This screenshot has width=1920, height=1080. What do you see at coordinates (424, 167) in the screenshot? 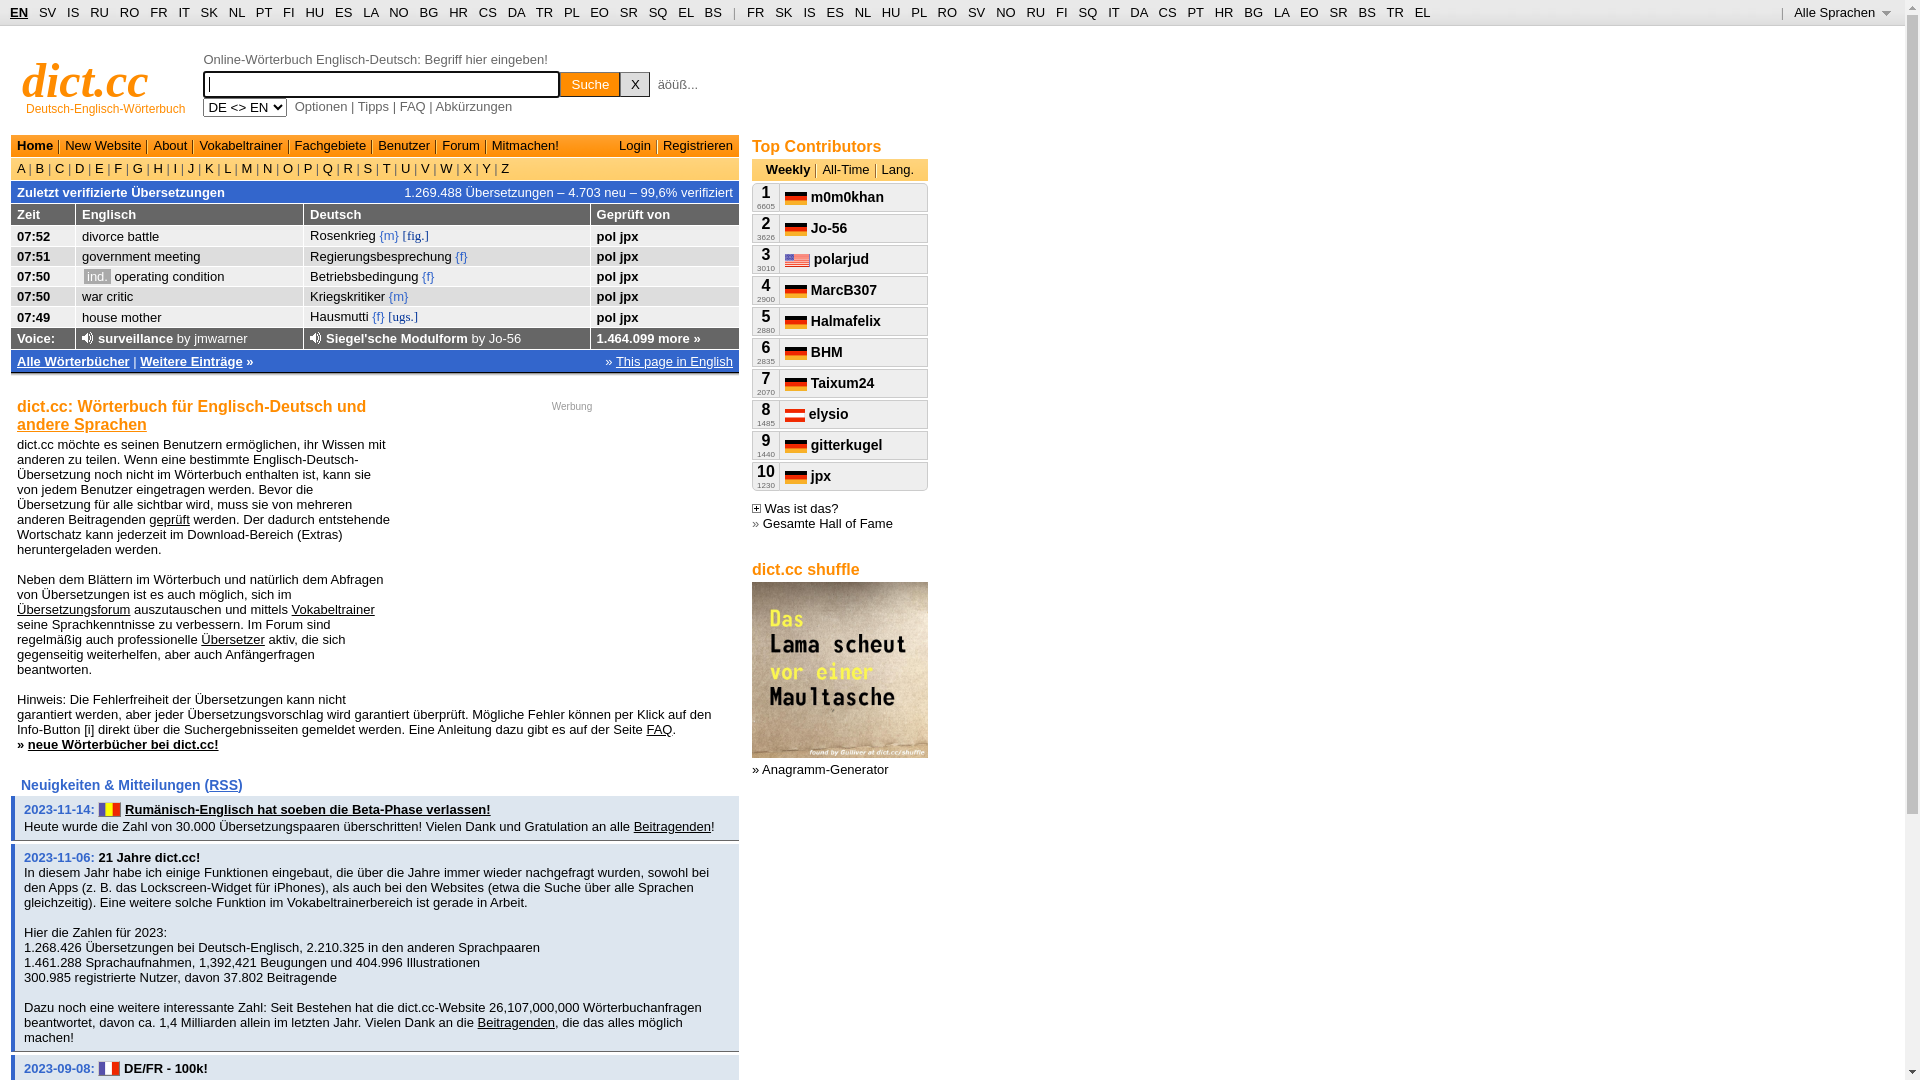
I see `'V'` at bounding box center [424, 167].